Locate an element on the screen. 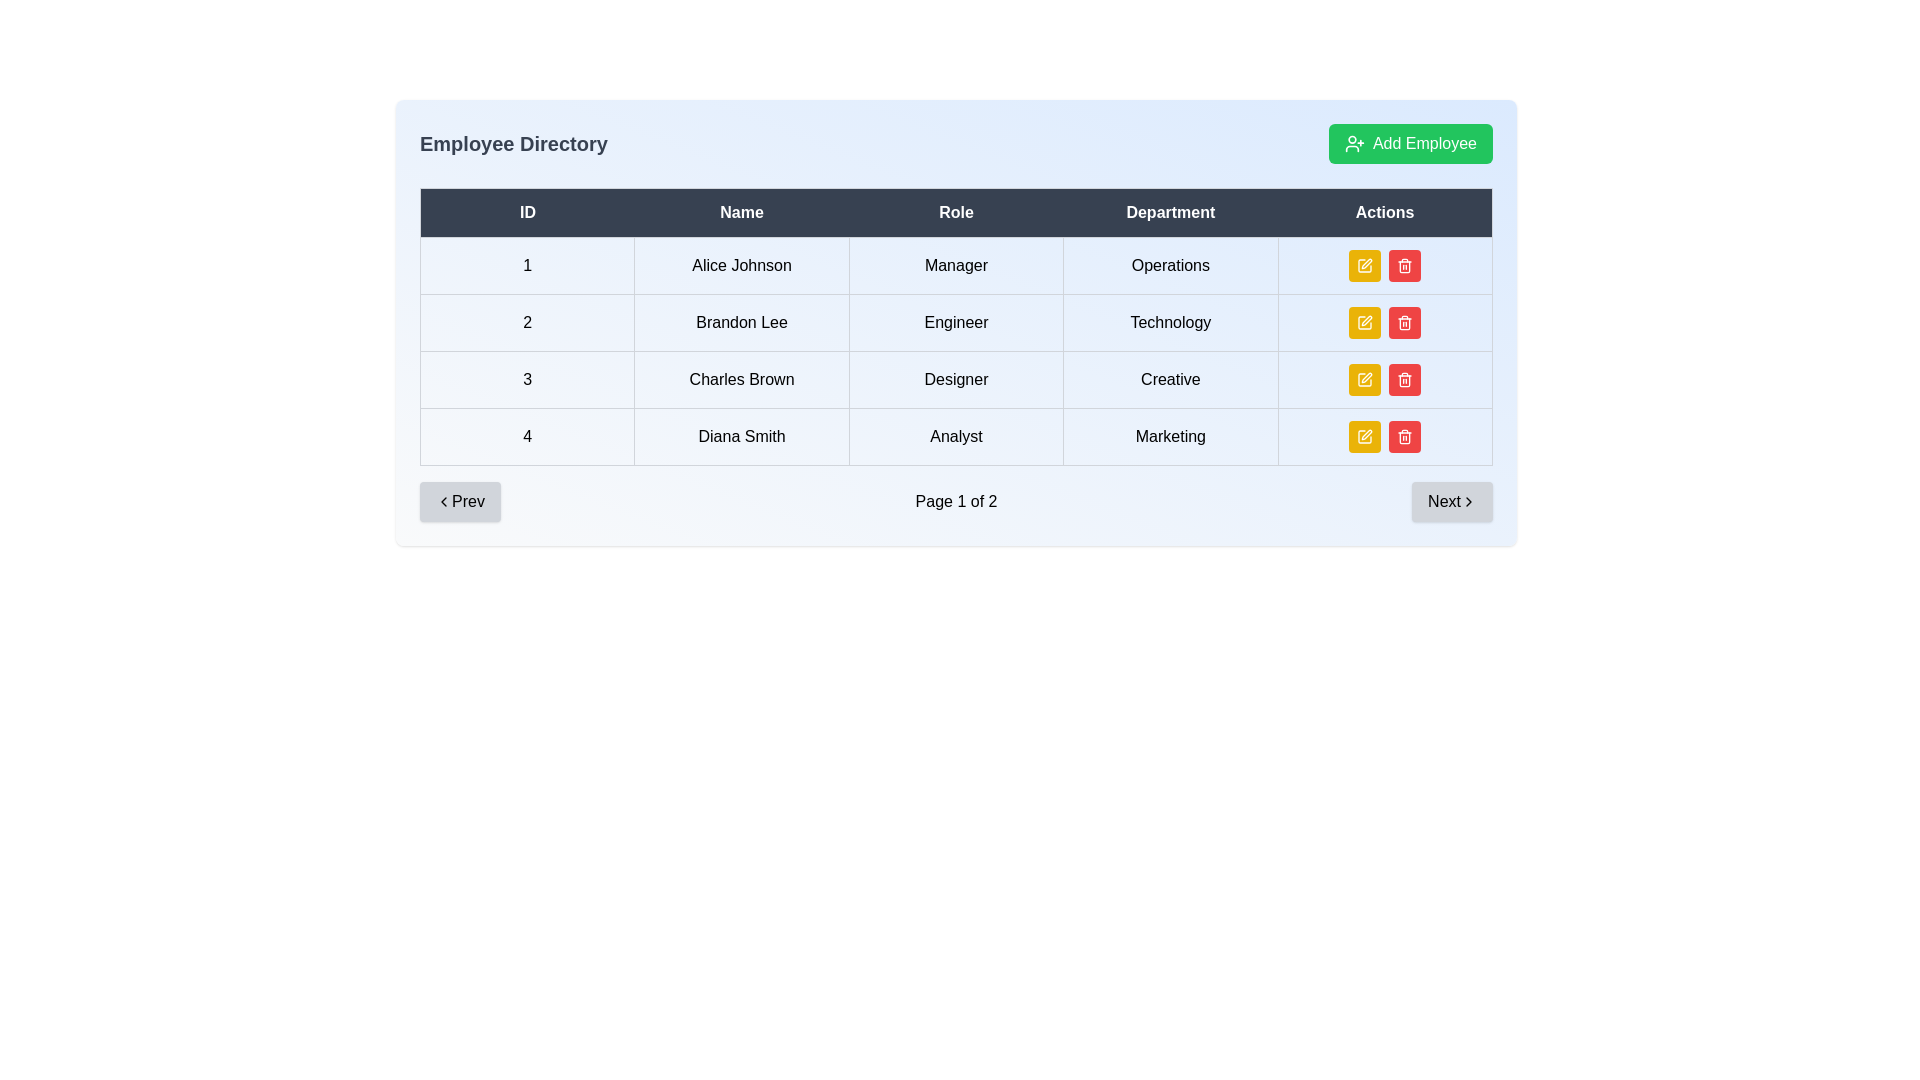 The image size is (1920, 1080). the edit button located in the second row of the 'Actions' column in the table to initiate the edit function is located at coordinates (1364, 322).